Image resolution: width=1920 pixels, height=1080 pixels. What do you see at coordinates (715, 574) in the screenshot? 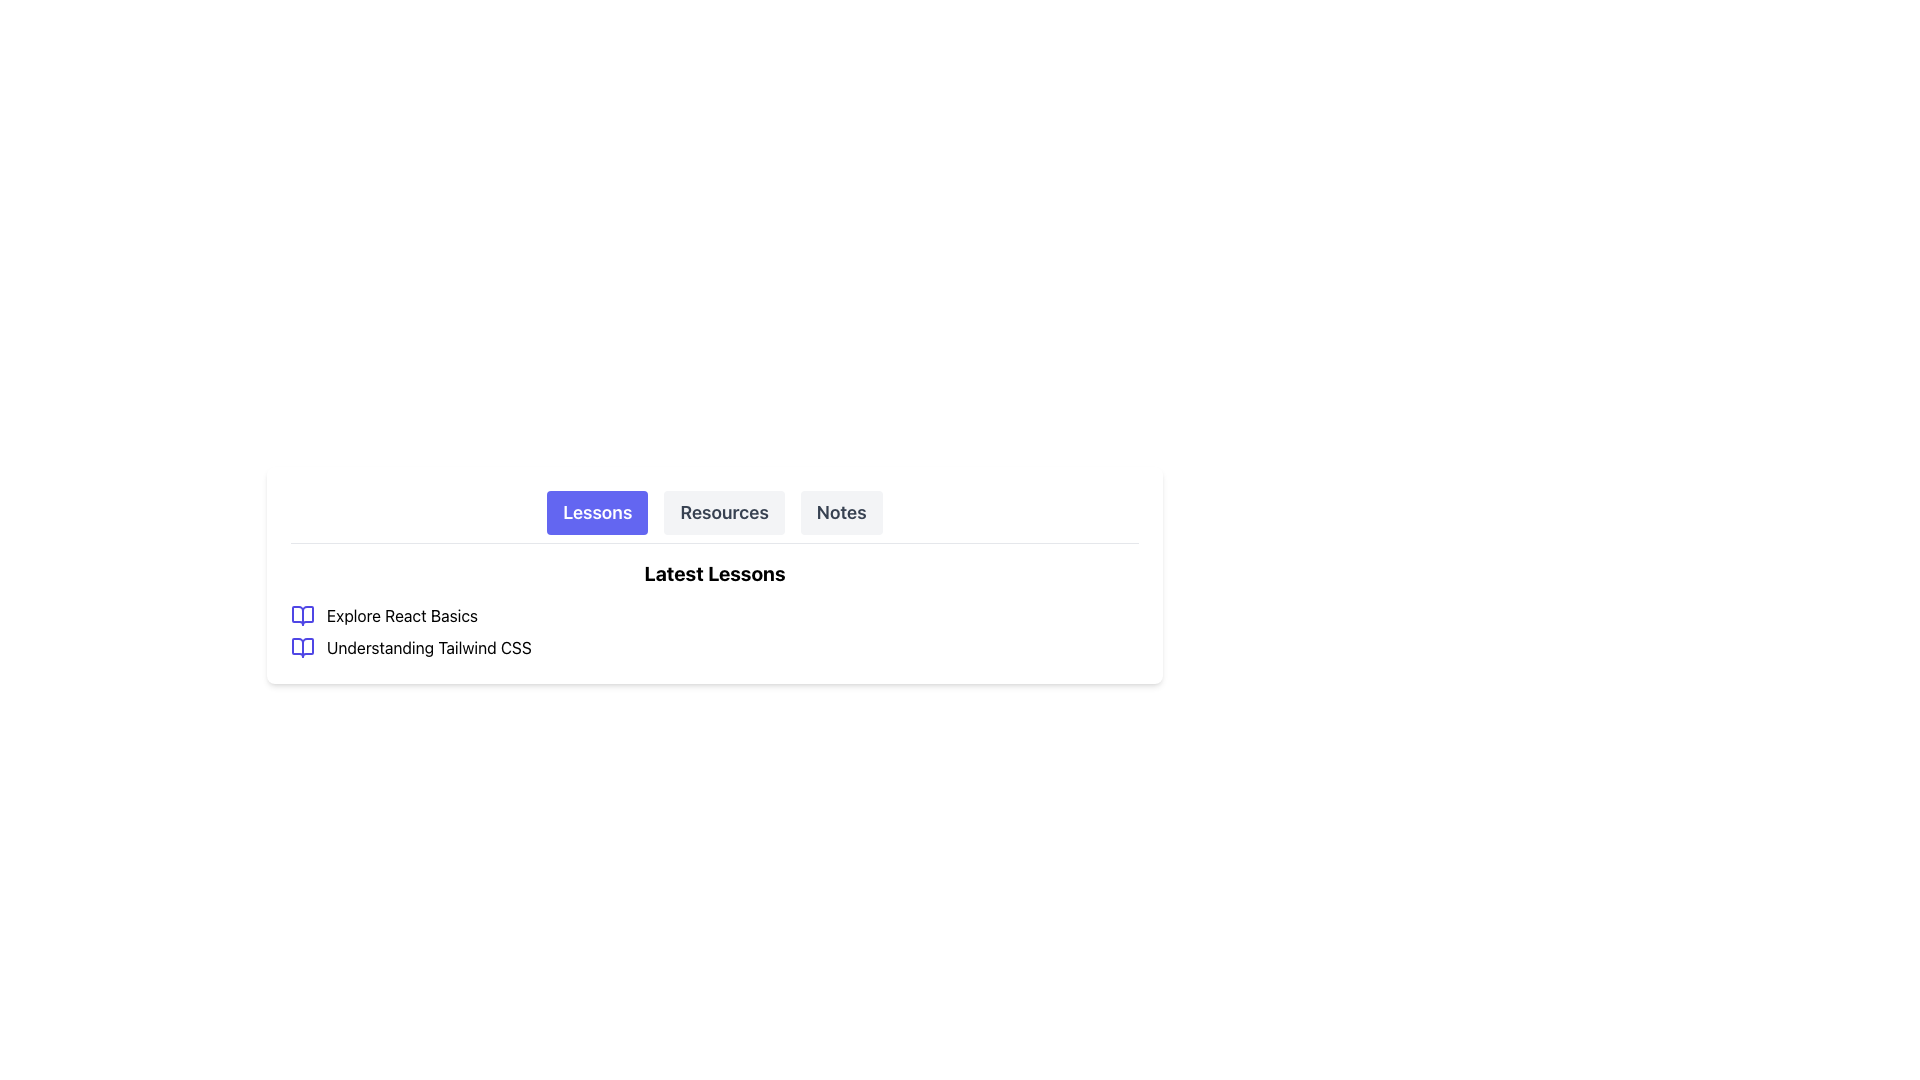
I see `the heading text that introduces the section listing educational materials, positioned directly above the lesson titles` at bounding box center [715, 574].